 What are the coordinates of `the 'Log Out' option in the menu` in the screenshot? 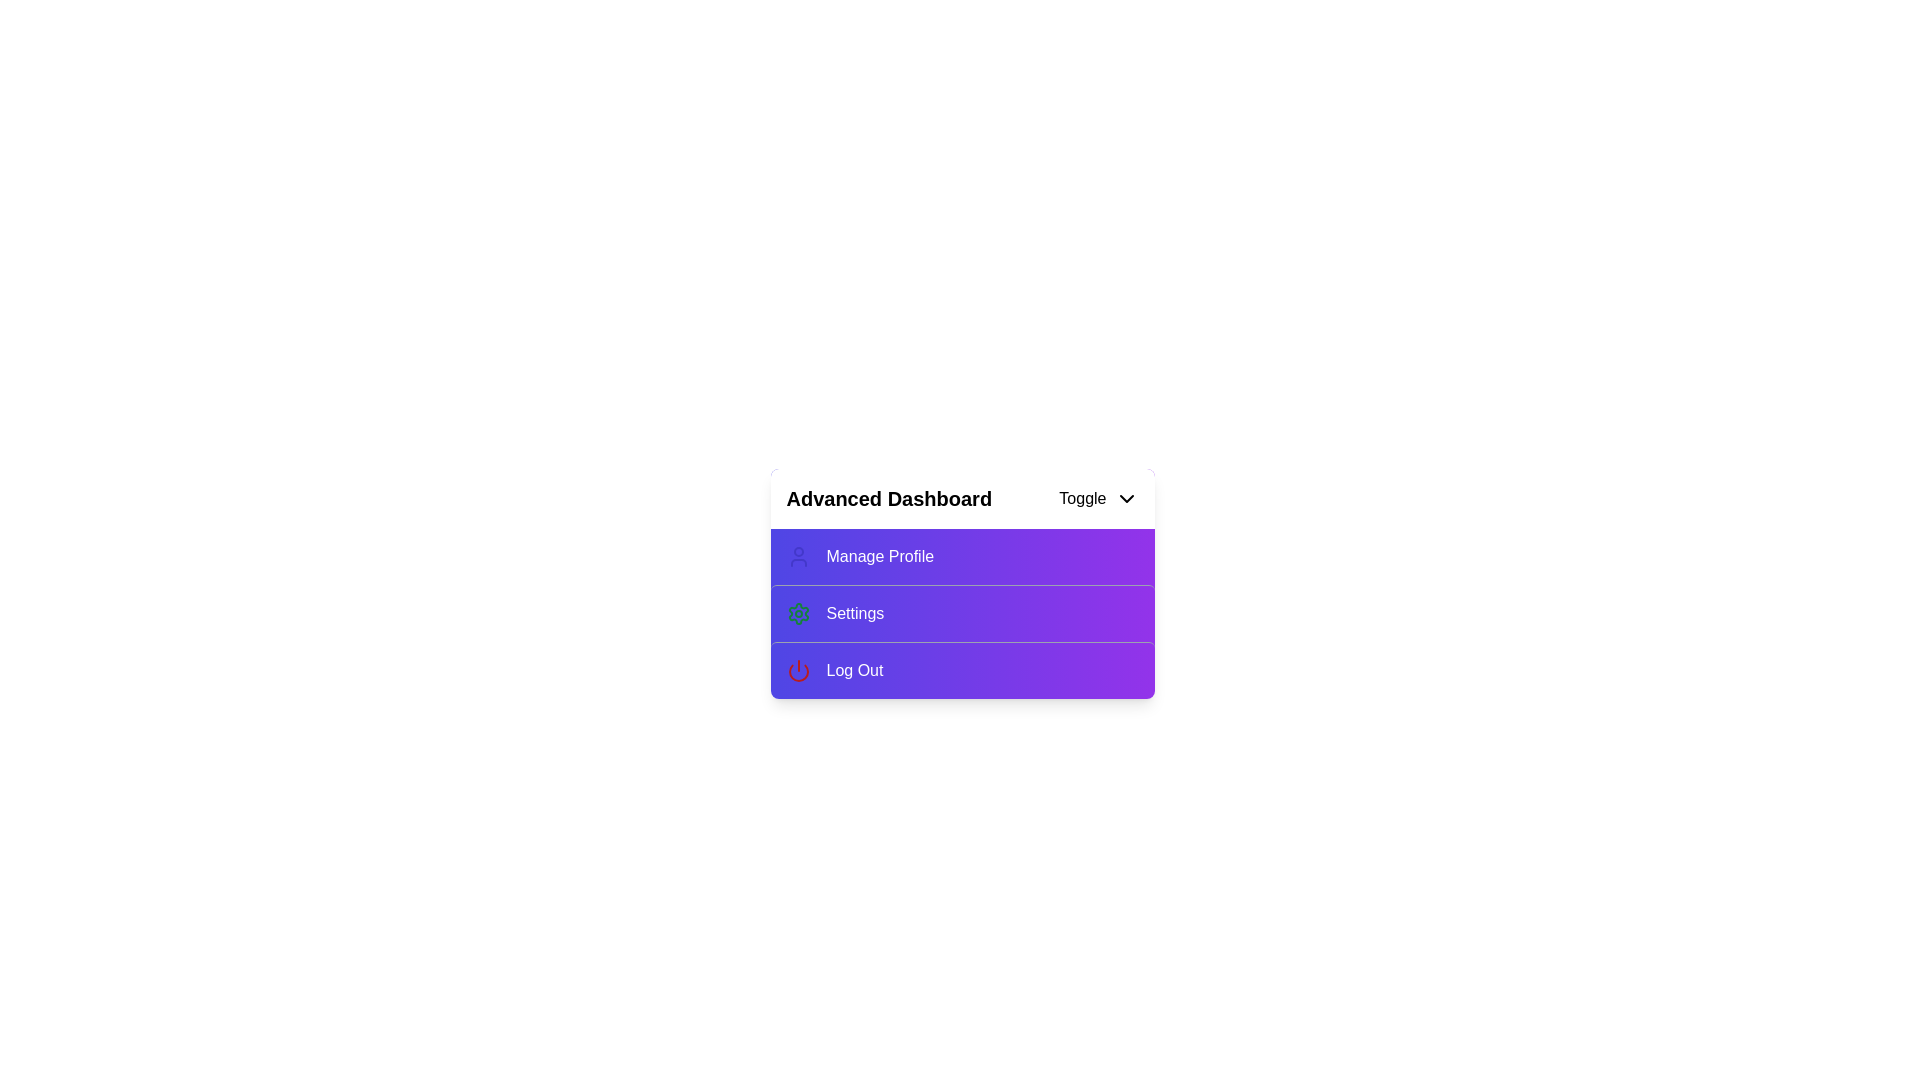 It's located at (962, 670).